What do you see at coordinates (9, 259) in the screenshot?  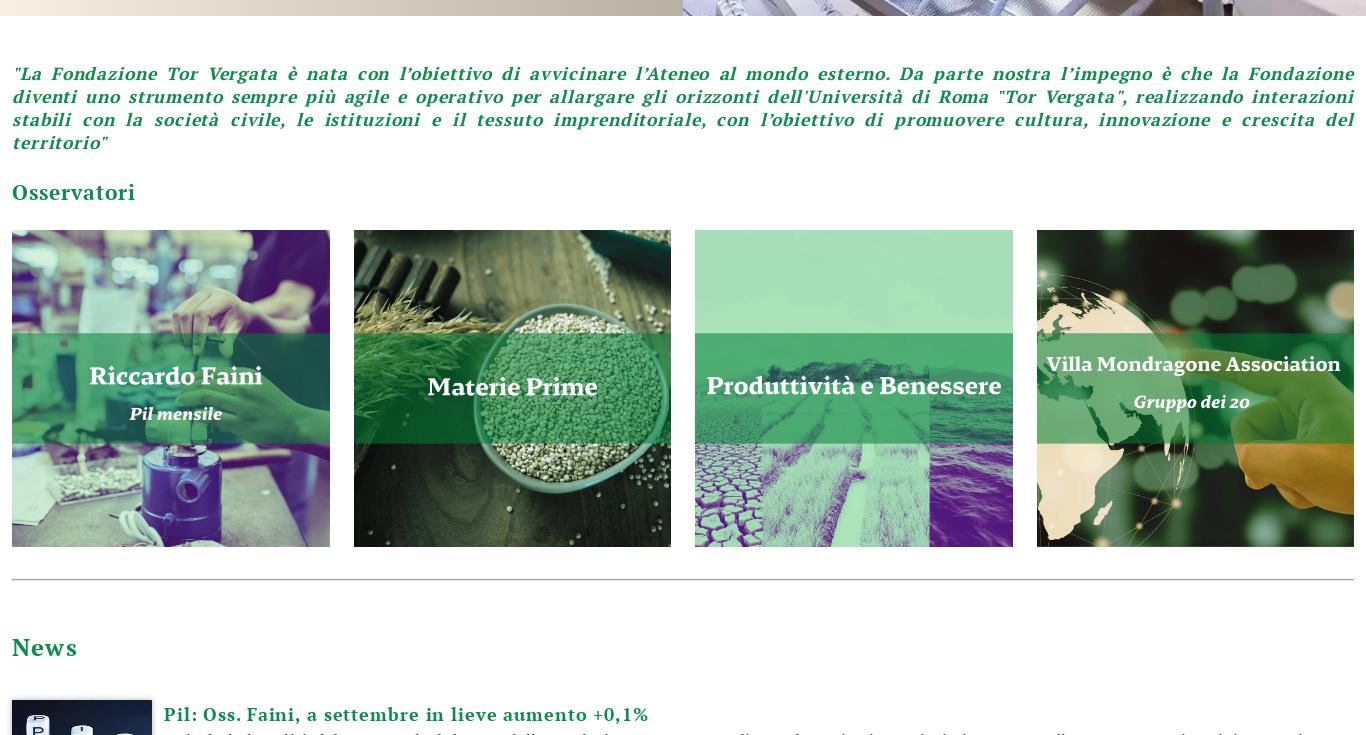 I see `'segreteria.fondazione@economia.uniroma2.it'` at bounding box center [9, 259].